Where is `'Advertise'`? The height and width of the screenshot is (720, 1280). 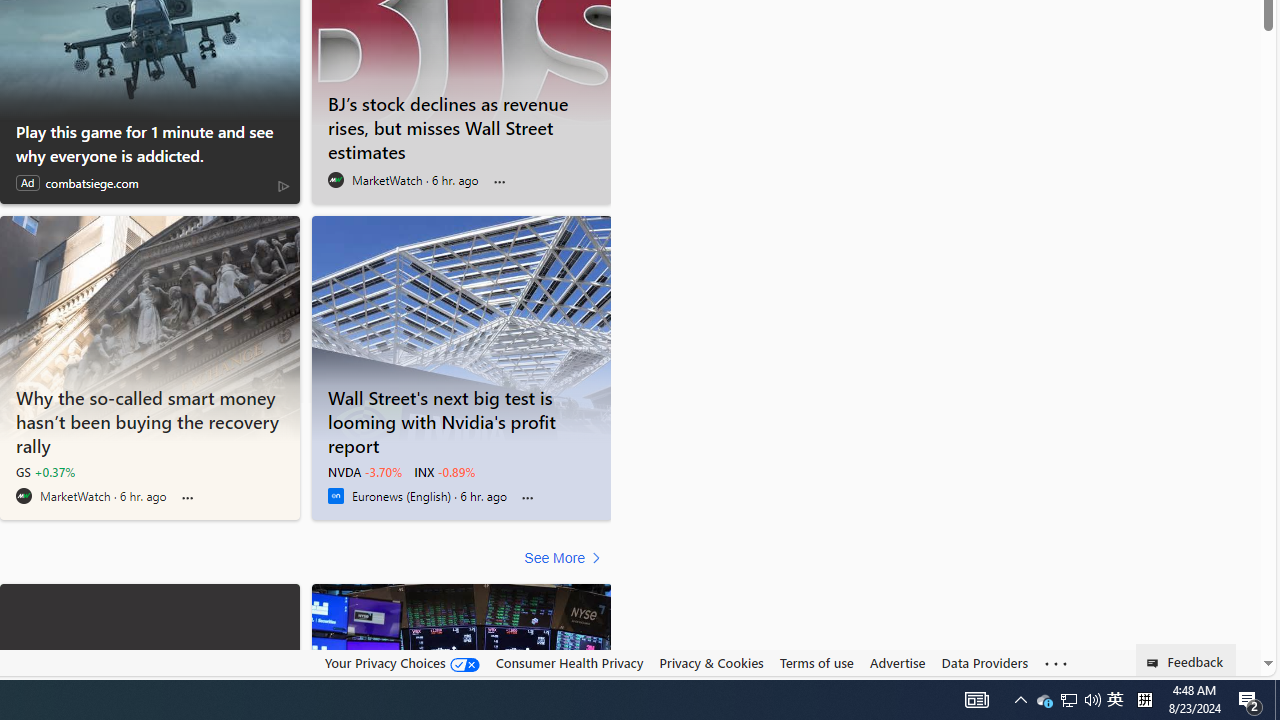 'Advertise' is located at coordinates (896, 663).